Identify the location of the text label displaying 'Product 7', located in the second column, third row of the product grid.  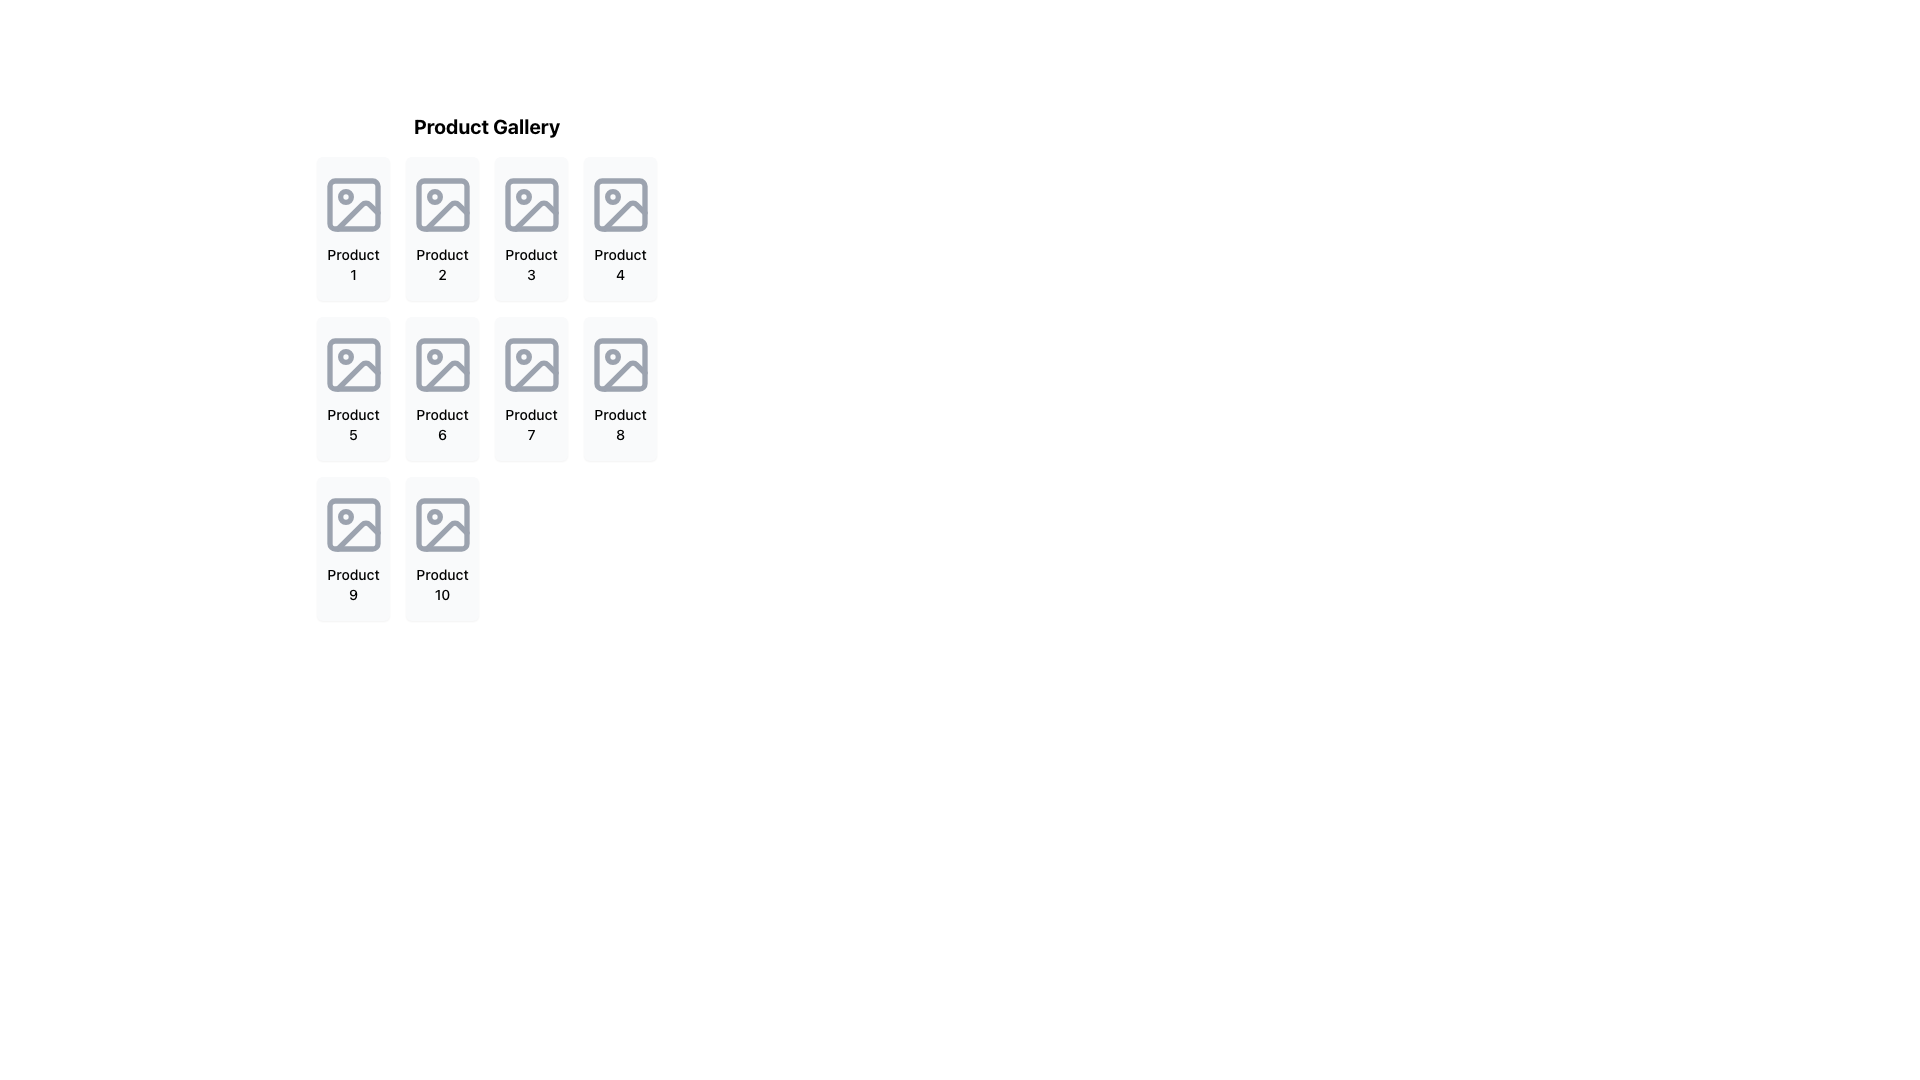
(531, 423).